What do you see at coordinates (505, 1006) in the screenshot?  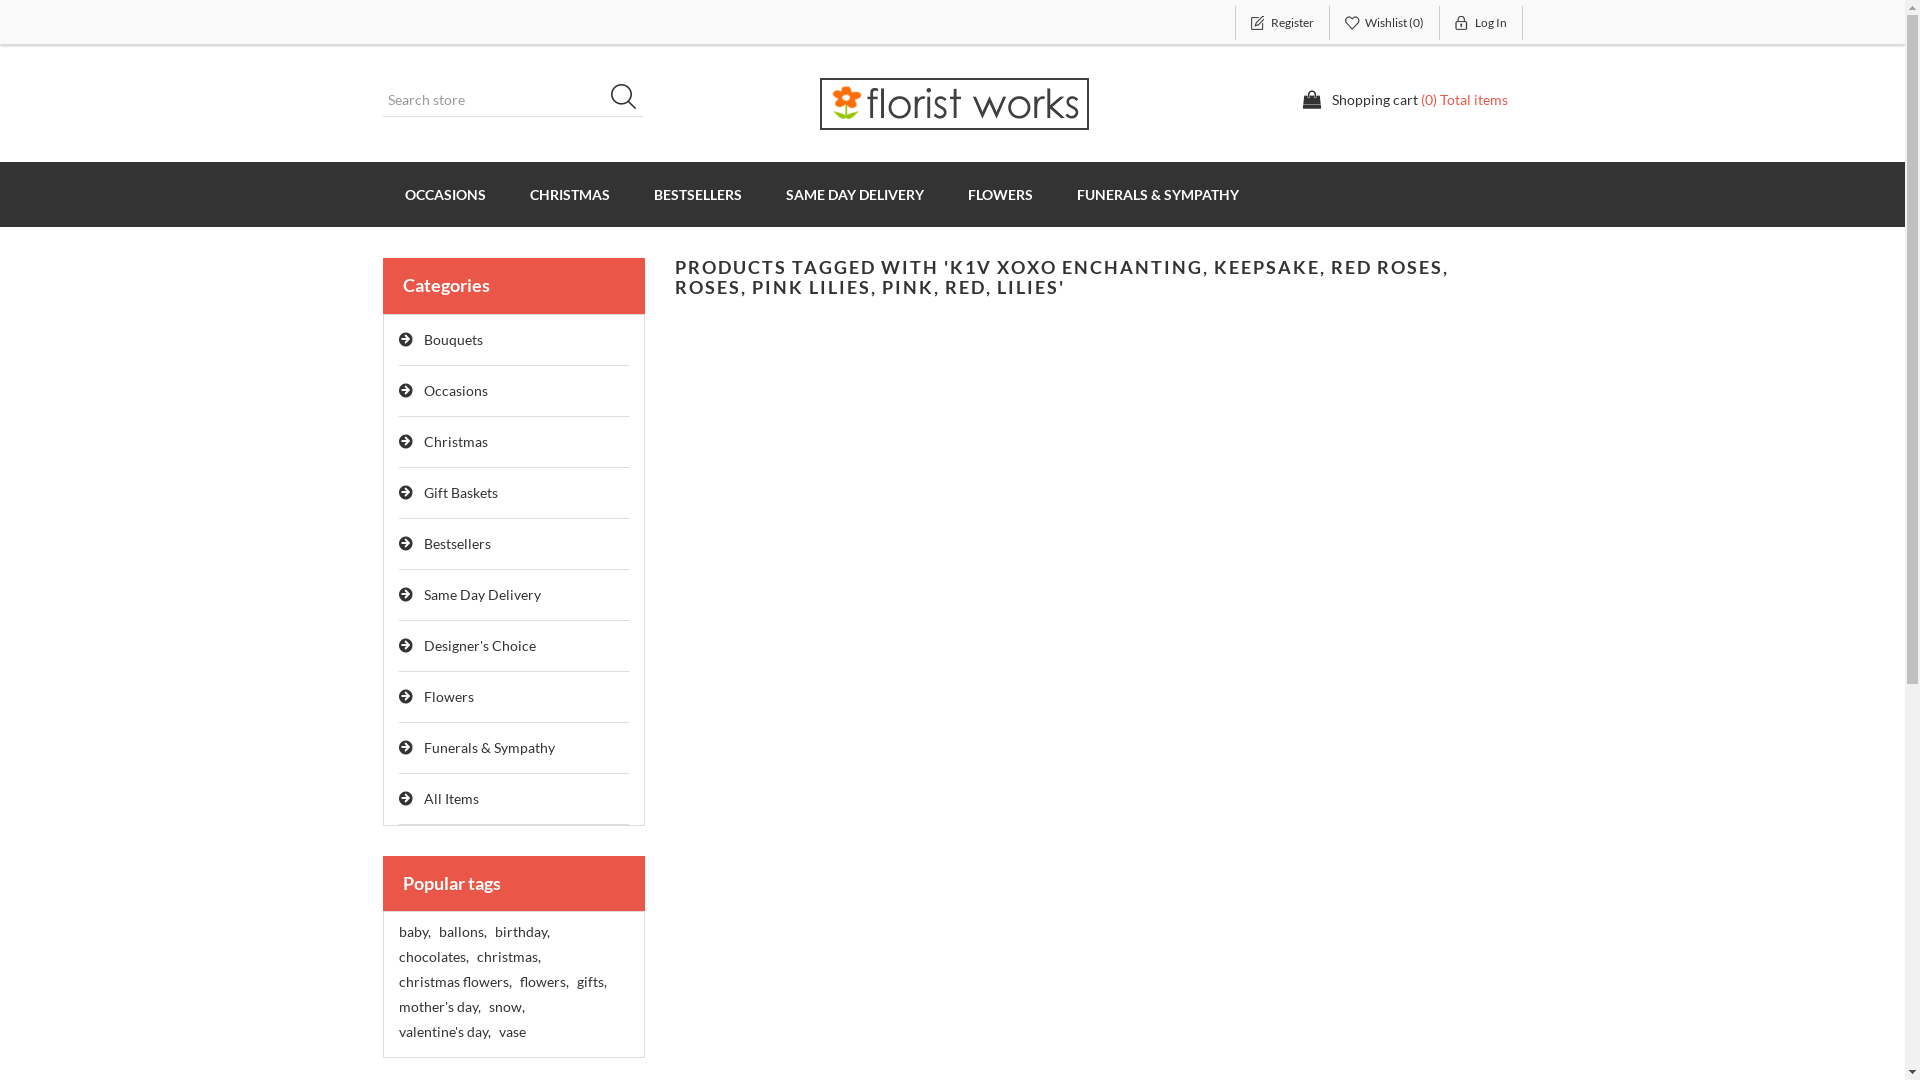 I see `'snow,'` at bounding box center [505, 1006].